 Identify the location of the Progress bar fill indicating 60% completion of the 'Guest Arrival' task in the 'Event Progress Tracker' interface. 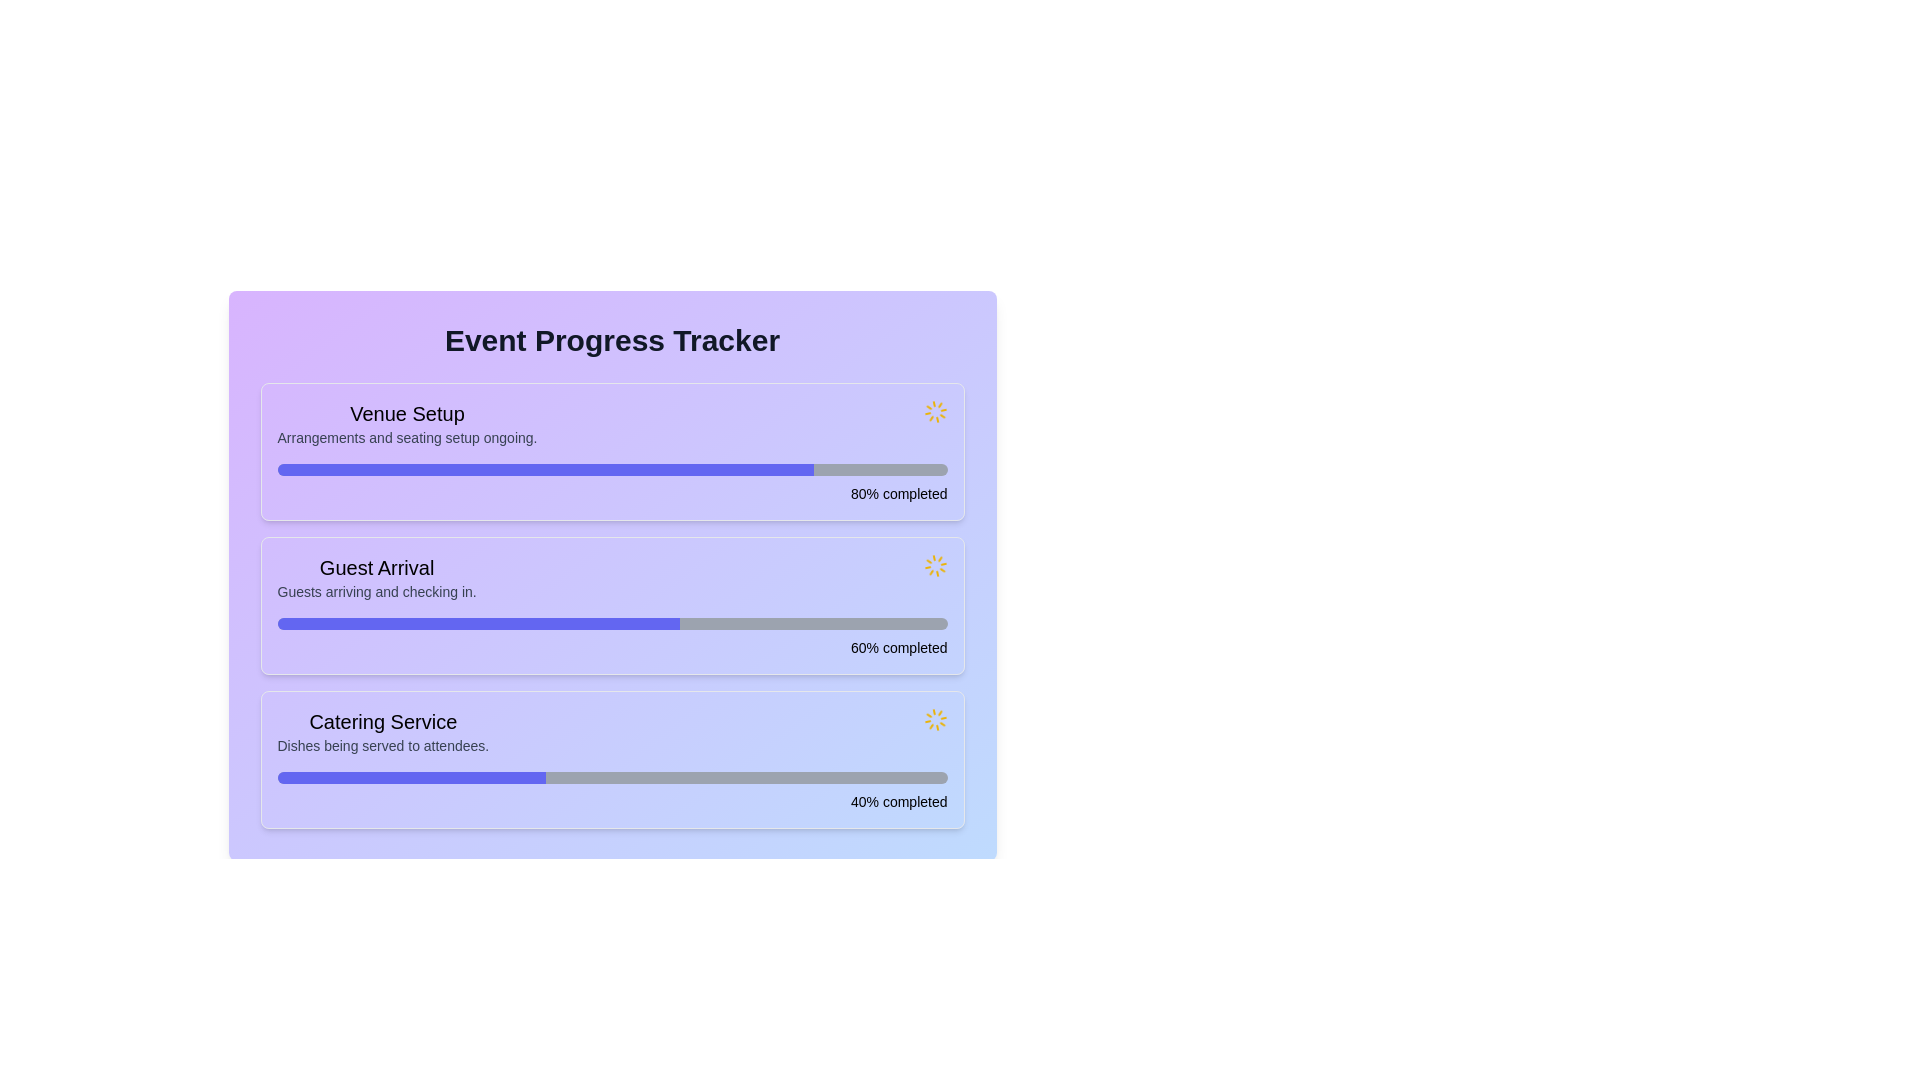
(477, 623).